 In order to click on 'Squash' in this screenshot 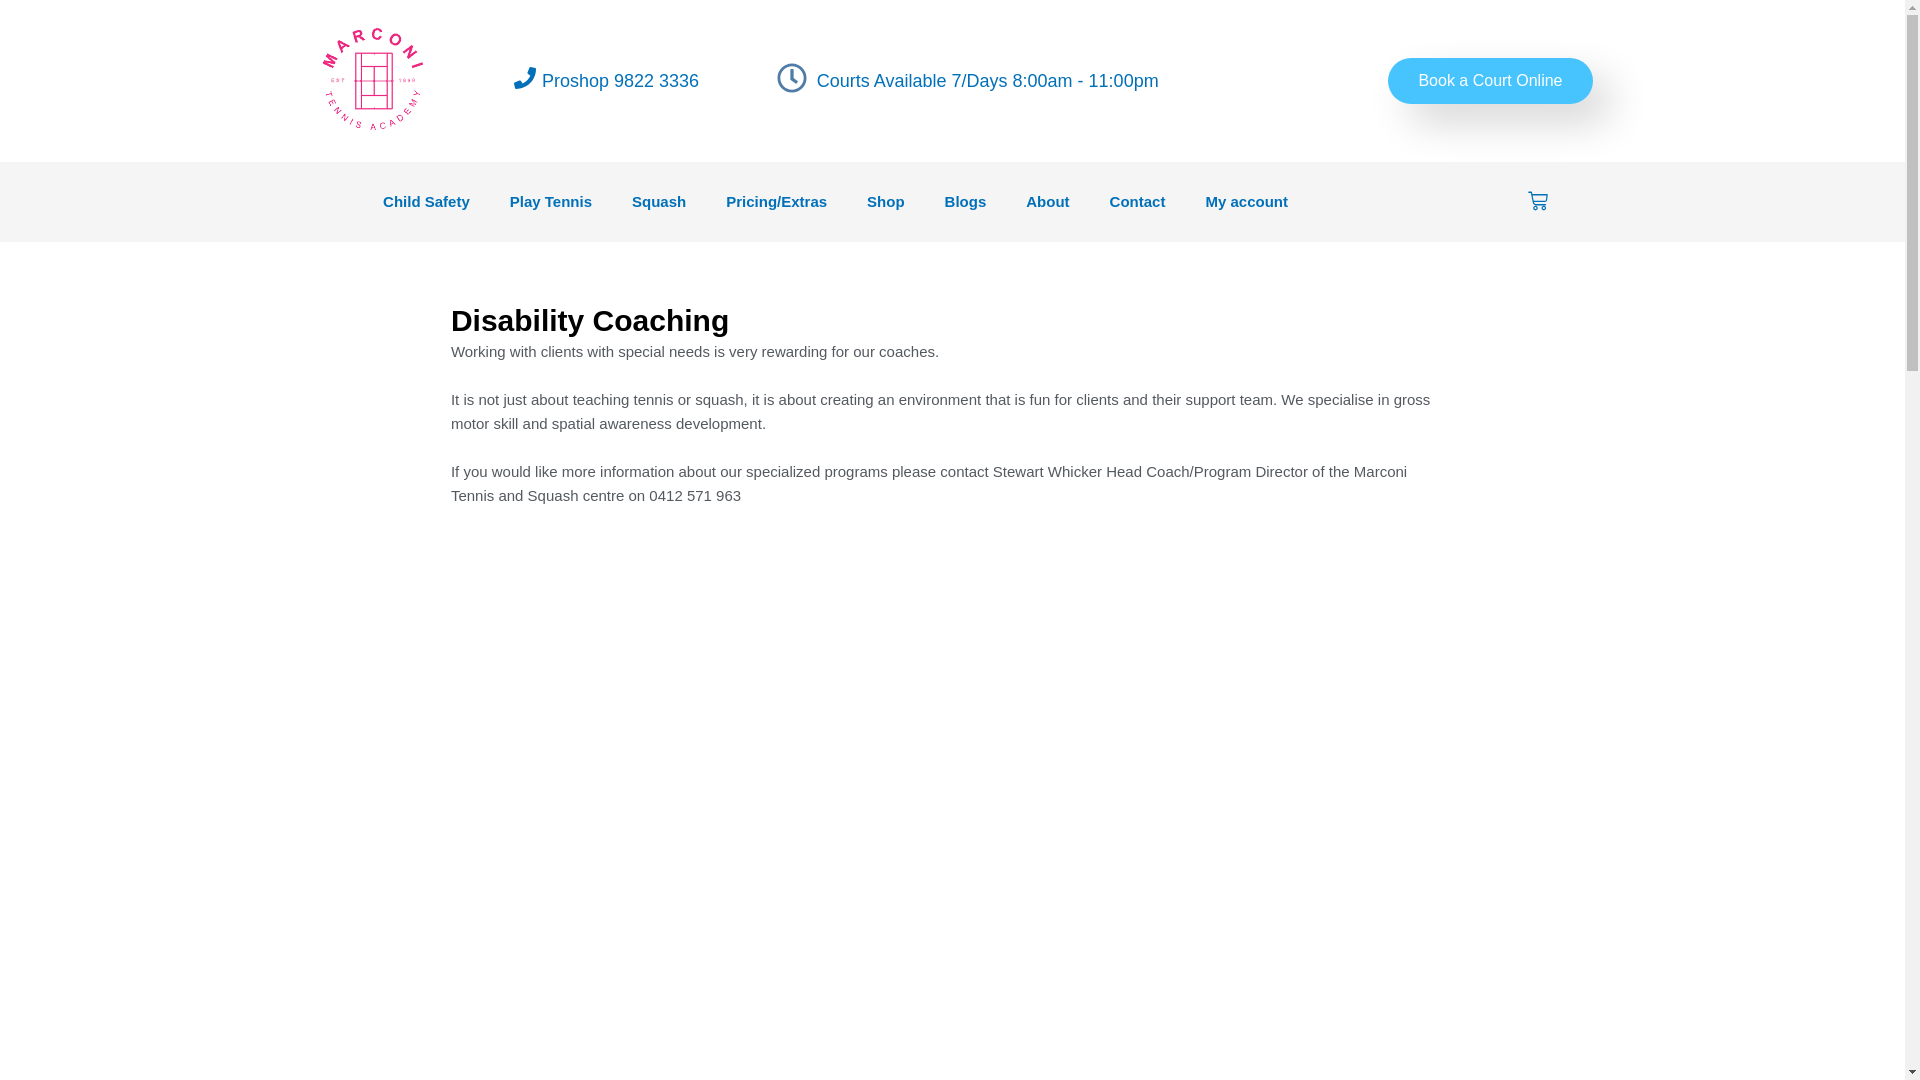, I will do `click(610, 201)`.